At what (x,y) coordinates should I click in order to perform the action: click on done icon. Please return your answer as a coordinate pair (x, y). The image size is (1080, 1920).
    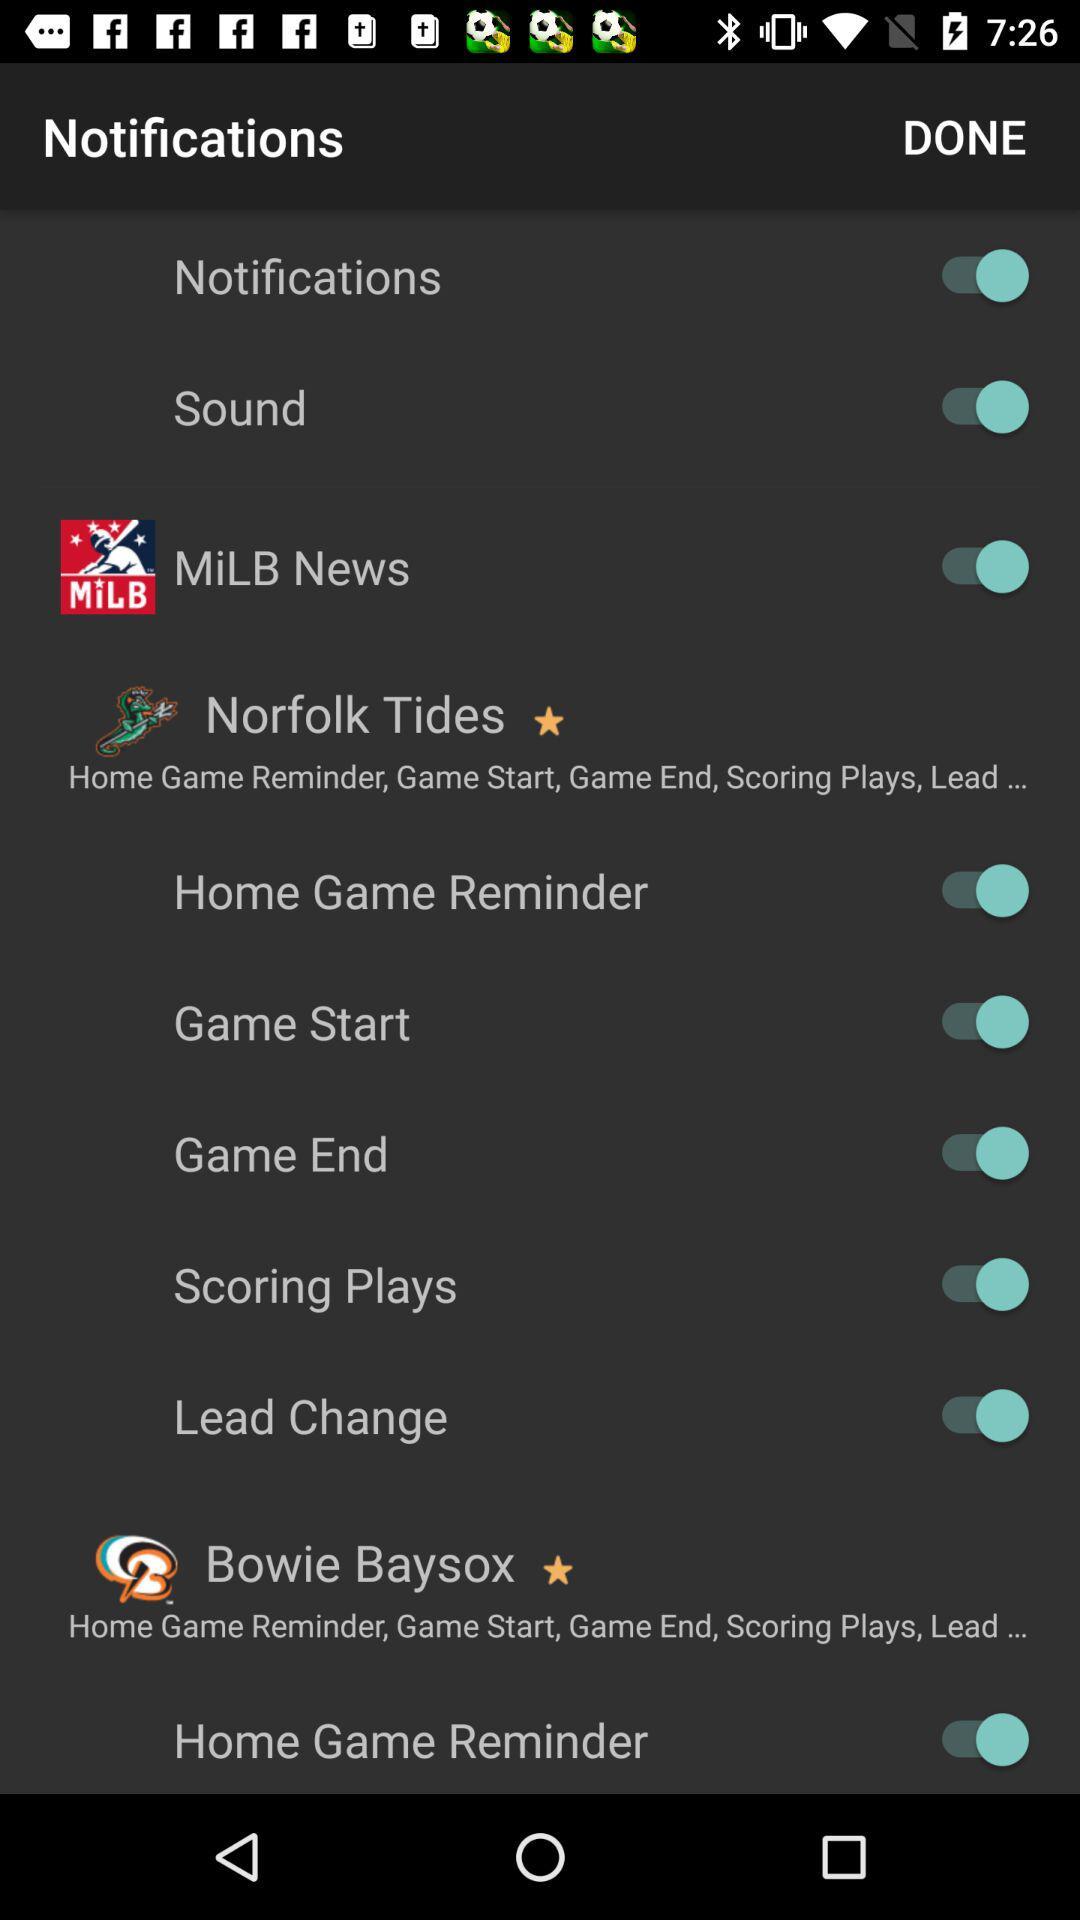
    Looking at the image, I should click on (963, 135).